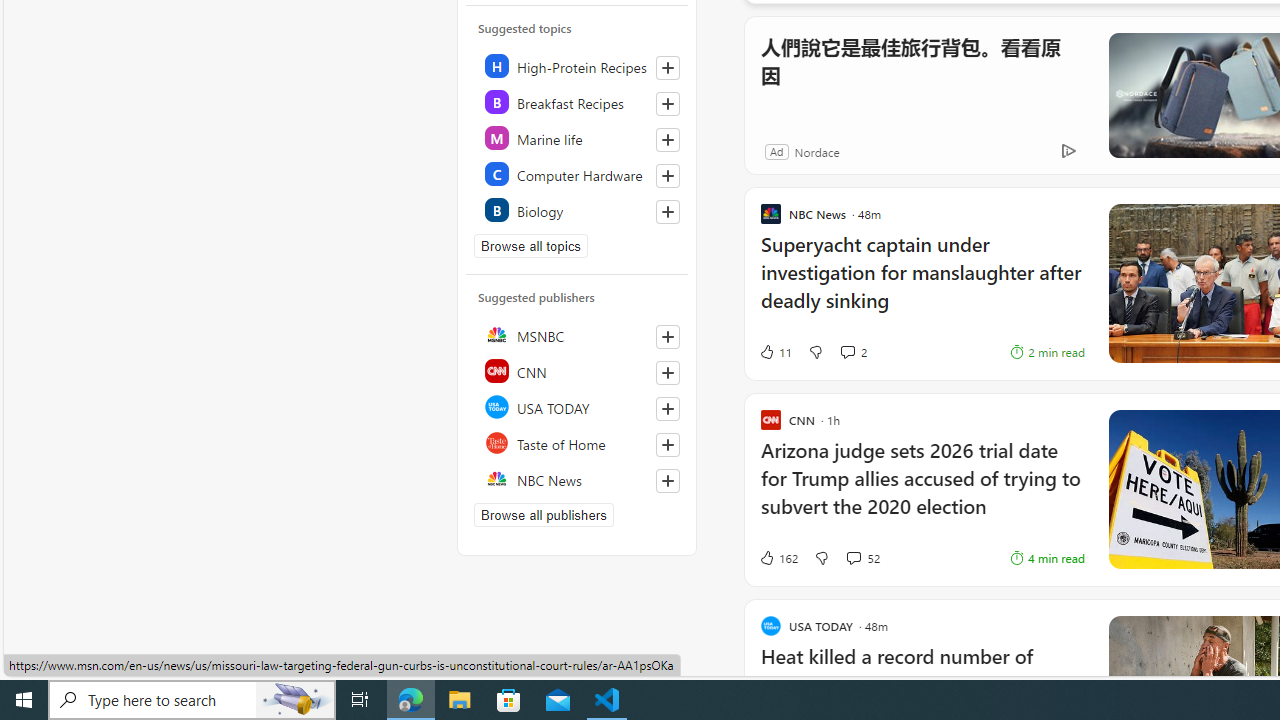 The width and height of the screenshot is (1280, 720). Describe the element at coordinates (774, 351) in the screenshot. I see `'11 Like'` at that location.